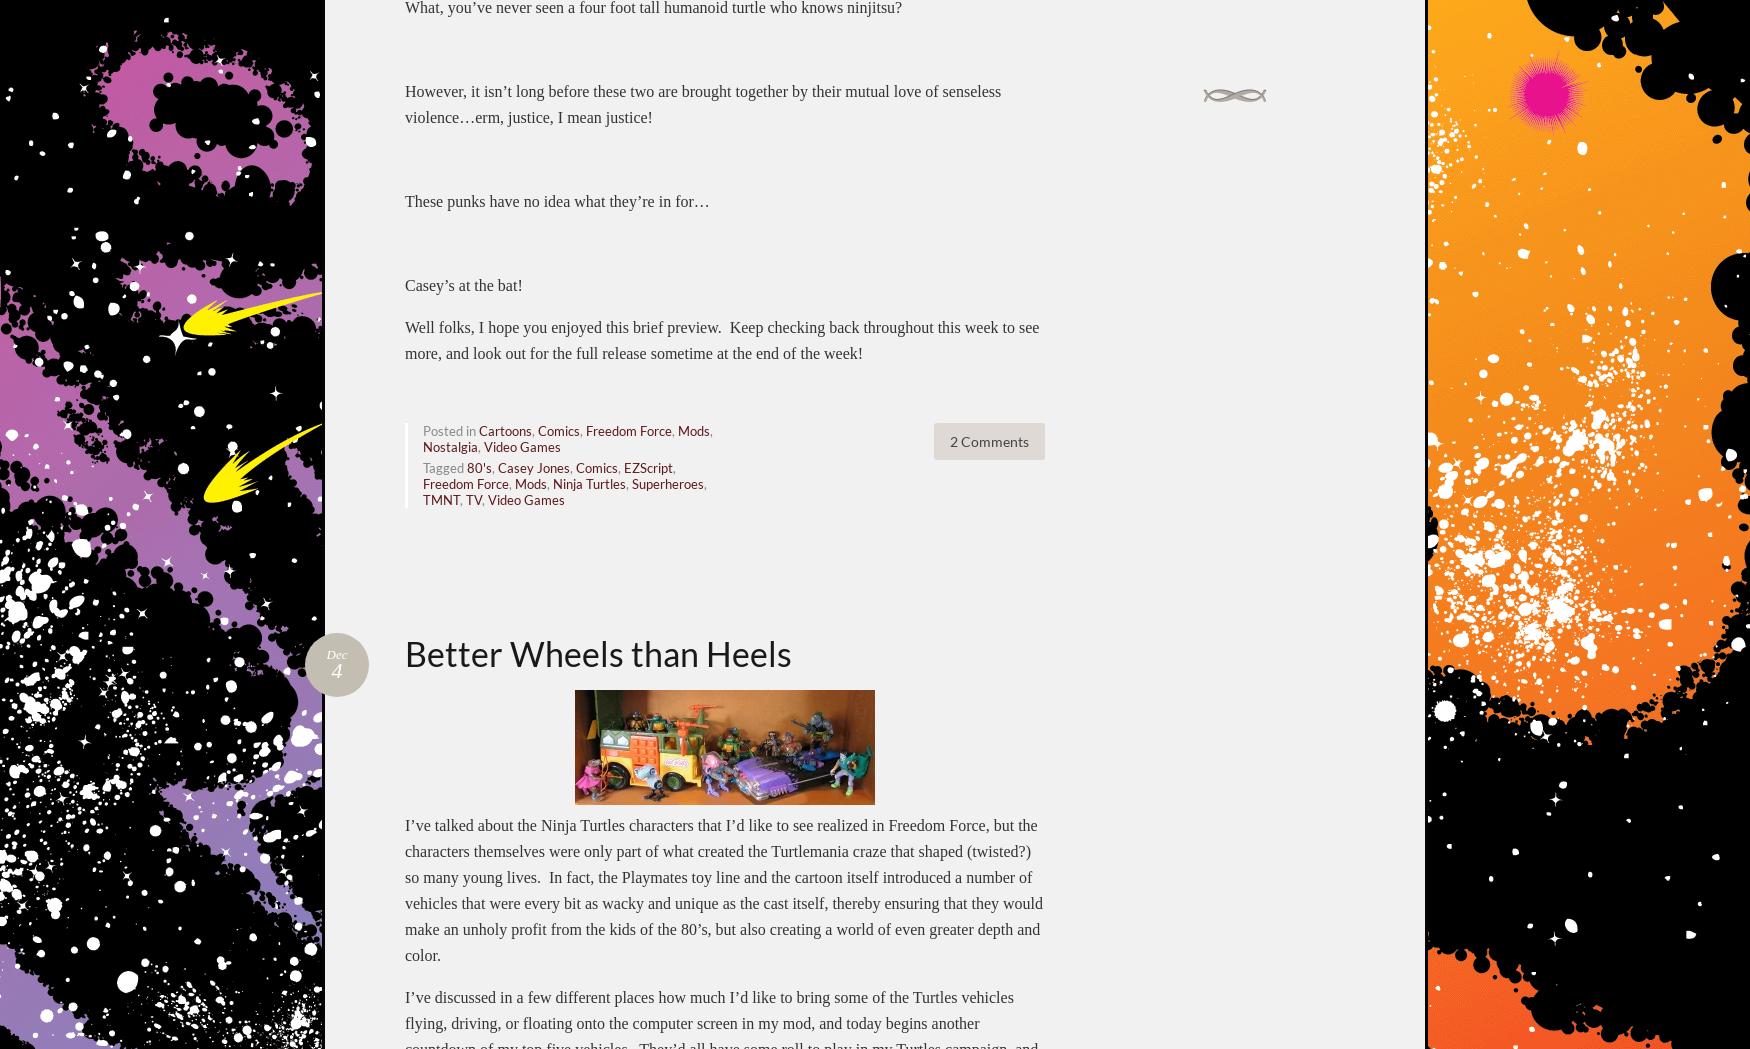 This screenshot has height=1049, width=1750. Describe the element at coordinates (504, 428) in the screenshot. I see `'Cartoons'` at that location.